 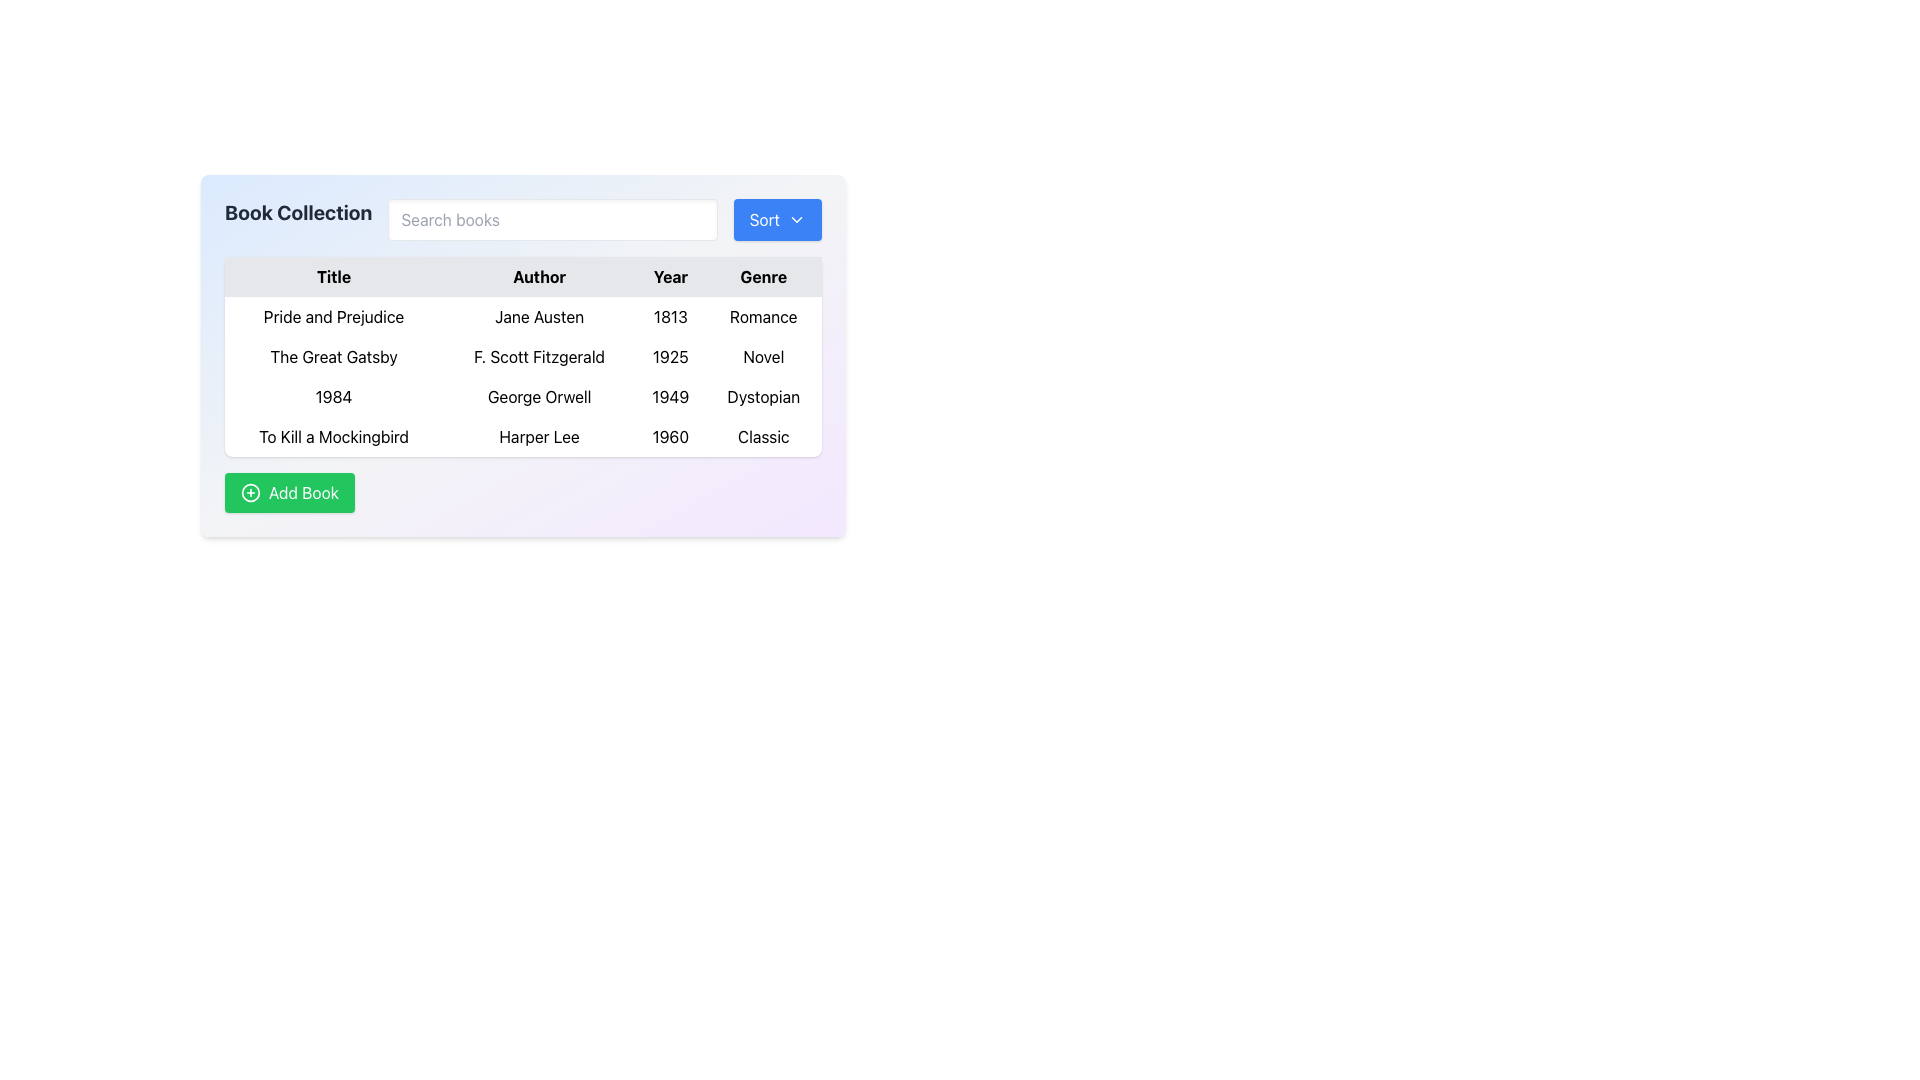 What do you see at coordinates (776, 219) in the screenshot?
I see `the sorting button located to the far right of the 'Book Collection' section, adjacent to the 'Search books' text input field` at bounding box center [776, 219].